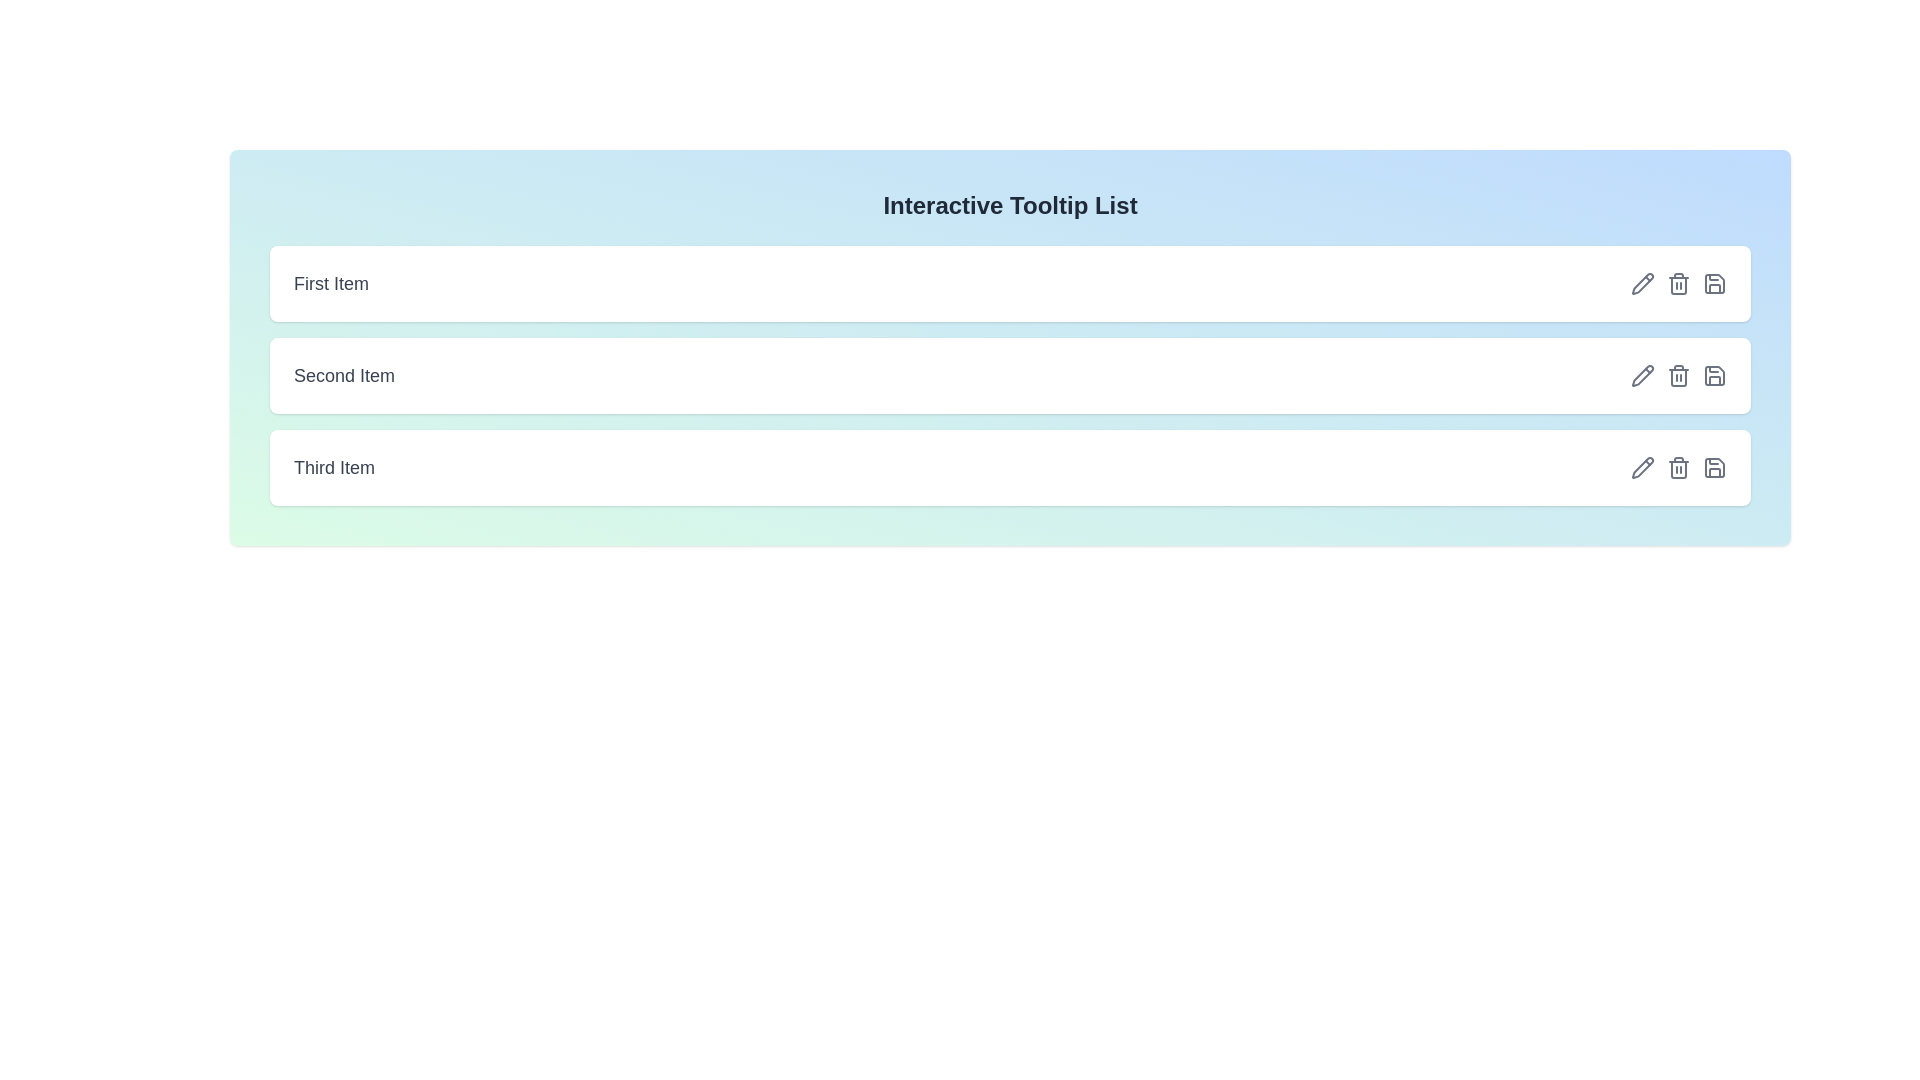 The image size is (1920, 1080). Describe the element at coordinates (1713, 284) in the screenshot. I see `the save icon button, which is a floppy disk shape located at the rightmost position in the Interactive Tooltip List` at that location.